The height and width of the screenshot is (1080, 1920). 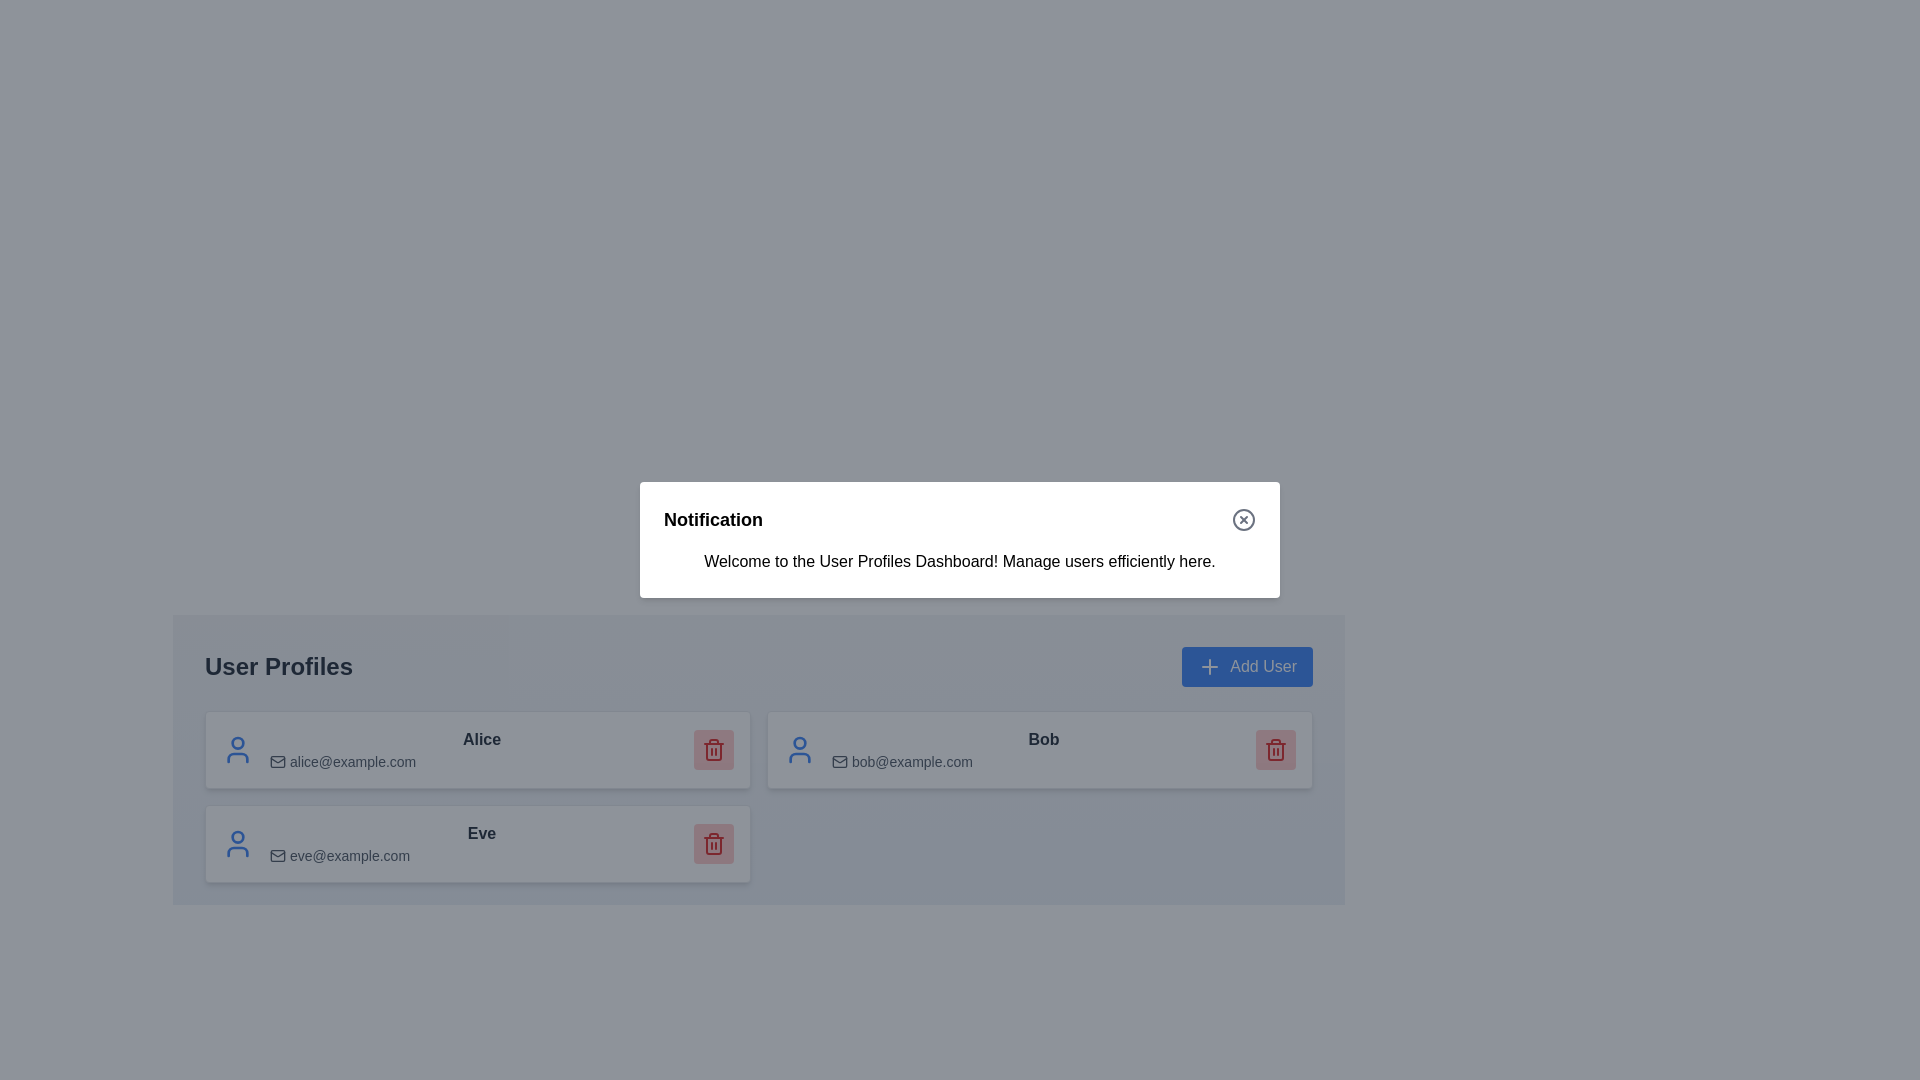 What do you see at coordinates (481, 833) in the screenshot?
I see `the text label 'Eve', which is displayed in bold dark-gray color and positioned within the user card layout, located between the avatar icon and the email address` at bounding box center [481, 833].